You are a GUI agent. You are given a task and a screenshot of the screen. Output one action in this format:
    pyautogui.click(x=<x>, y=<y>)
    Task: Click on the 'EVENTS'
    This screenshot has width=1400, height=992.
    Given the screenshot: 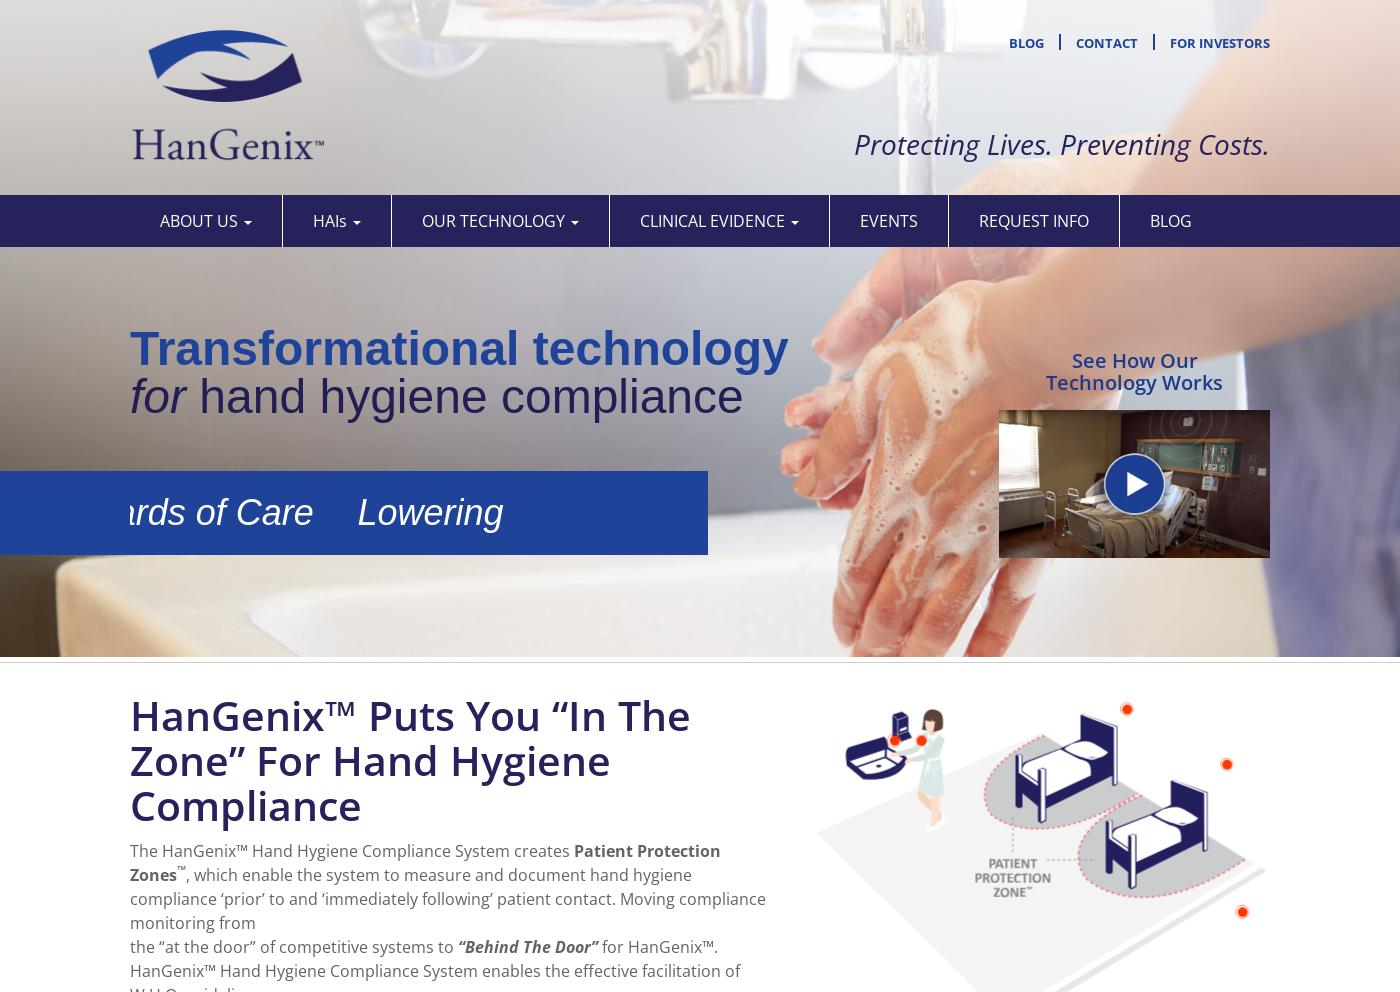 What is the action you would take?
    pyautogui.click(x=860, y=221)
    